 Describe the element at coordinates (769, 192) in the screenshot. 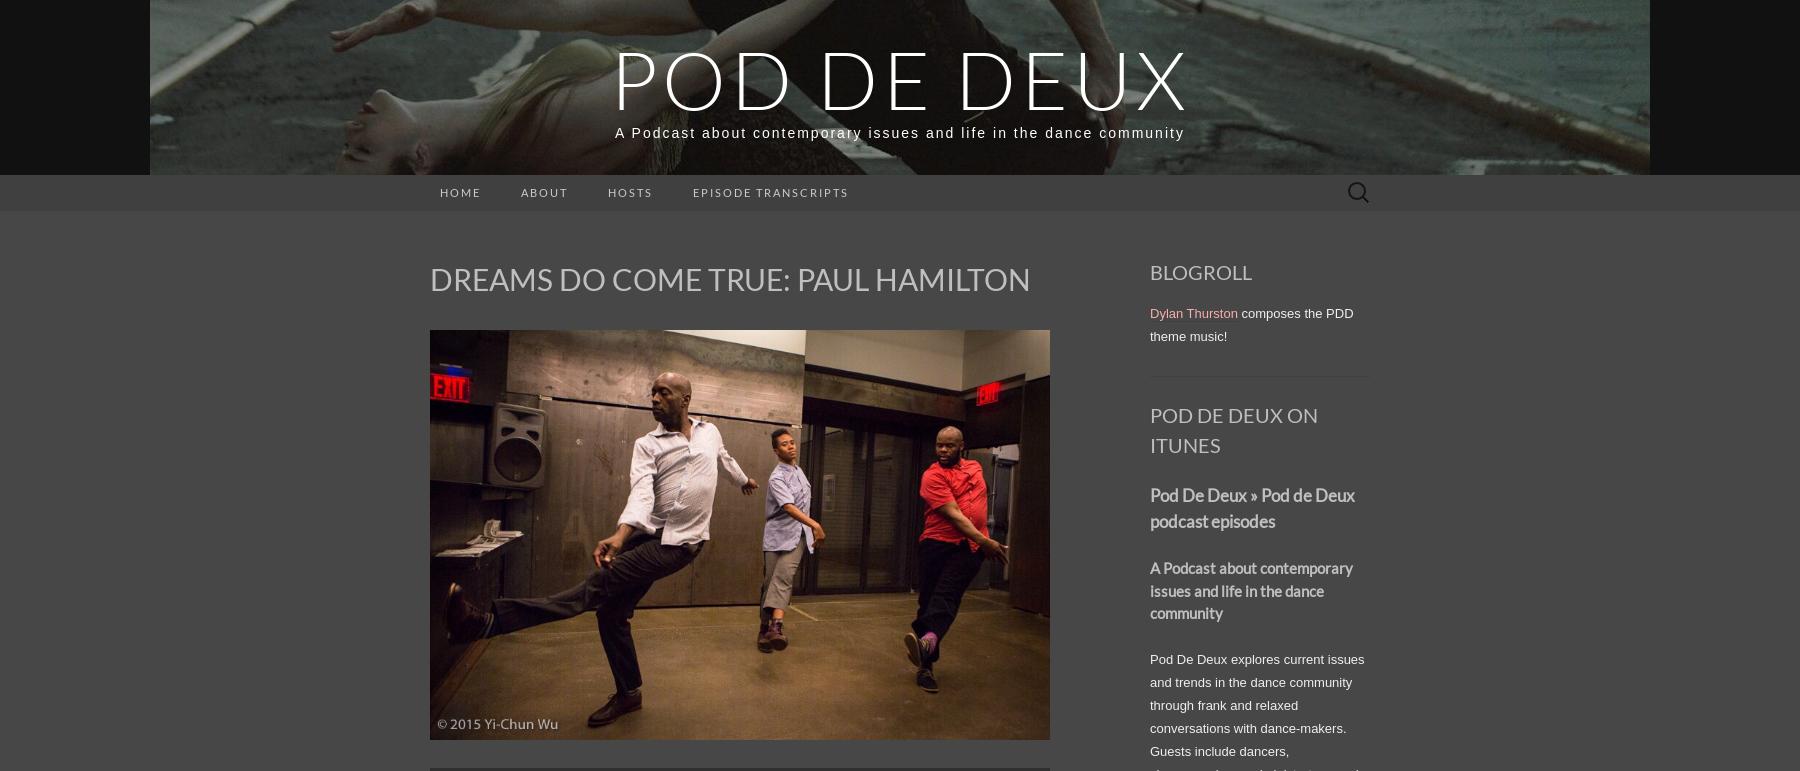

I see `'Episode Transcripts'` at that location.